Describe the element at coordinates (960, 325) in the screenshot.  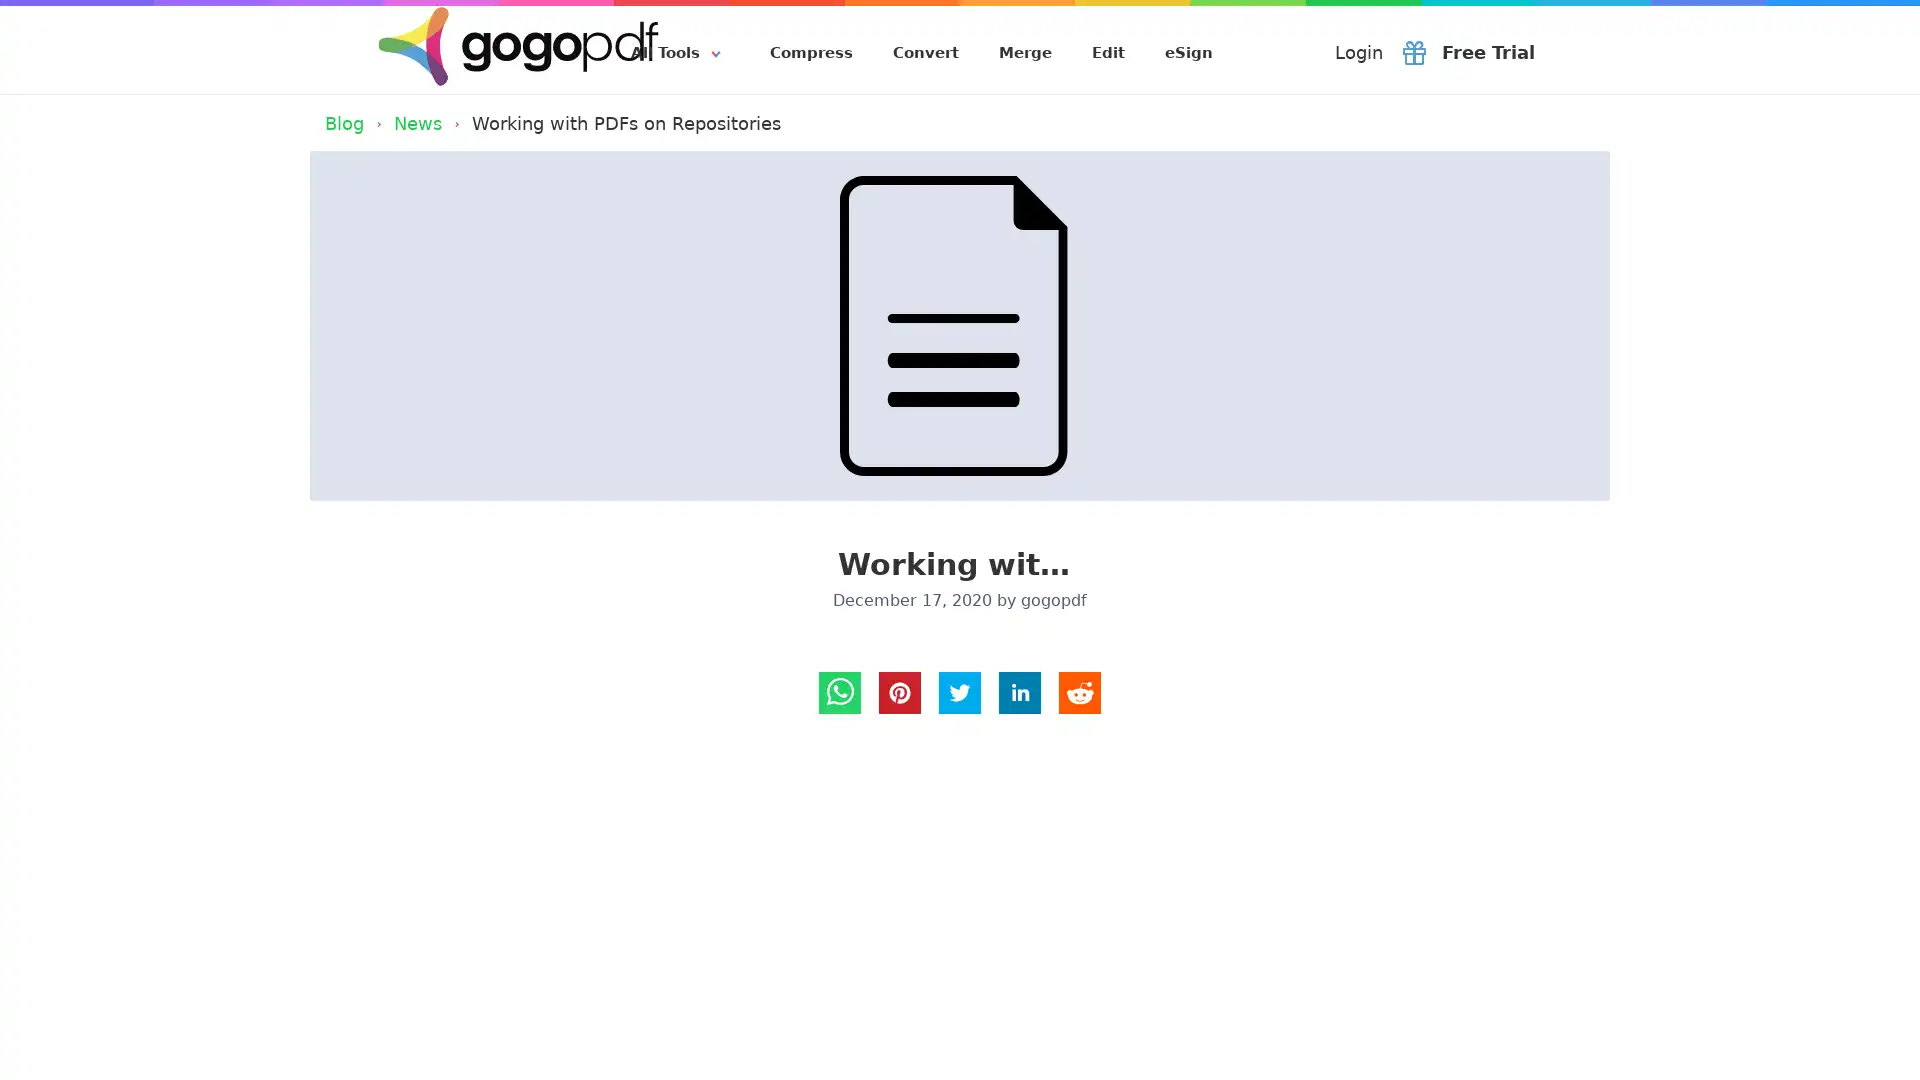
I see `Working with PDFs on Repositories` at that location.